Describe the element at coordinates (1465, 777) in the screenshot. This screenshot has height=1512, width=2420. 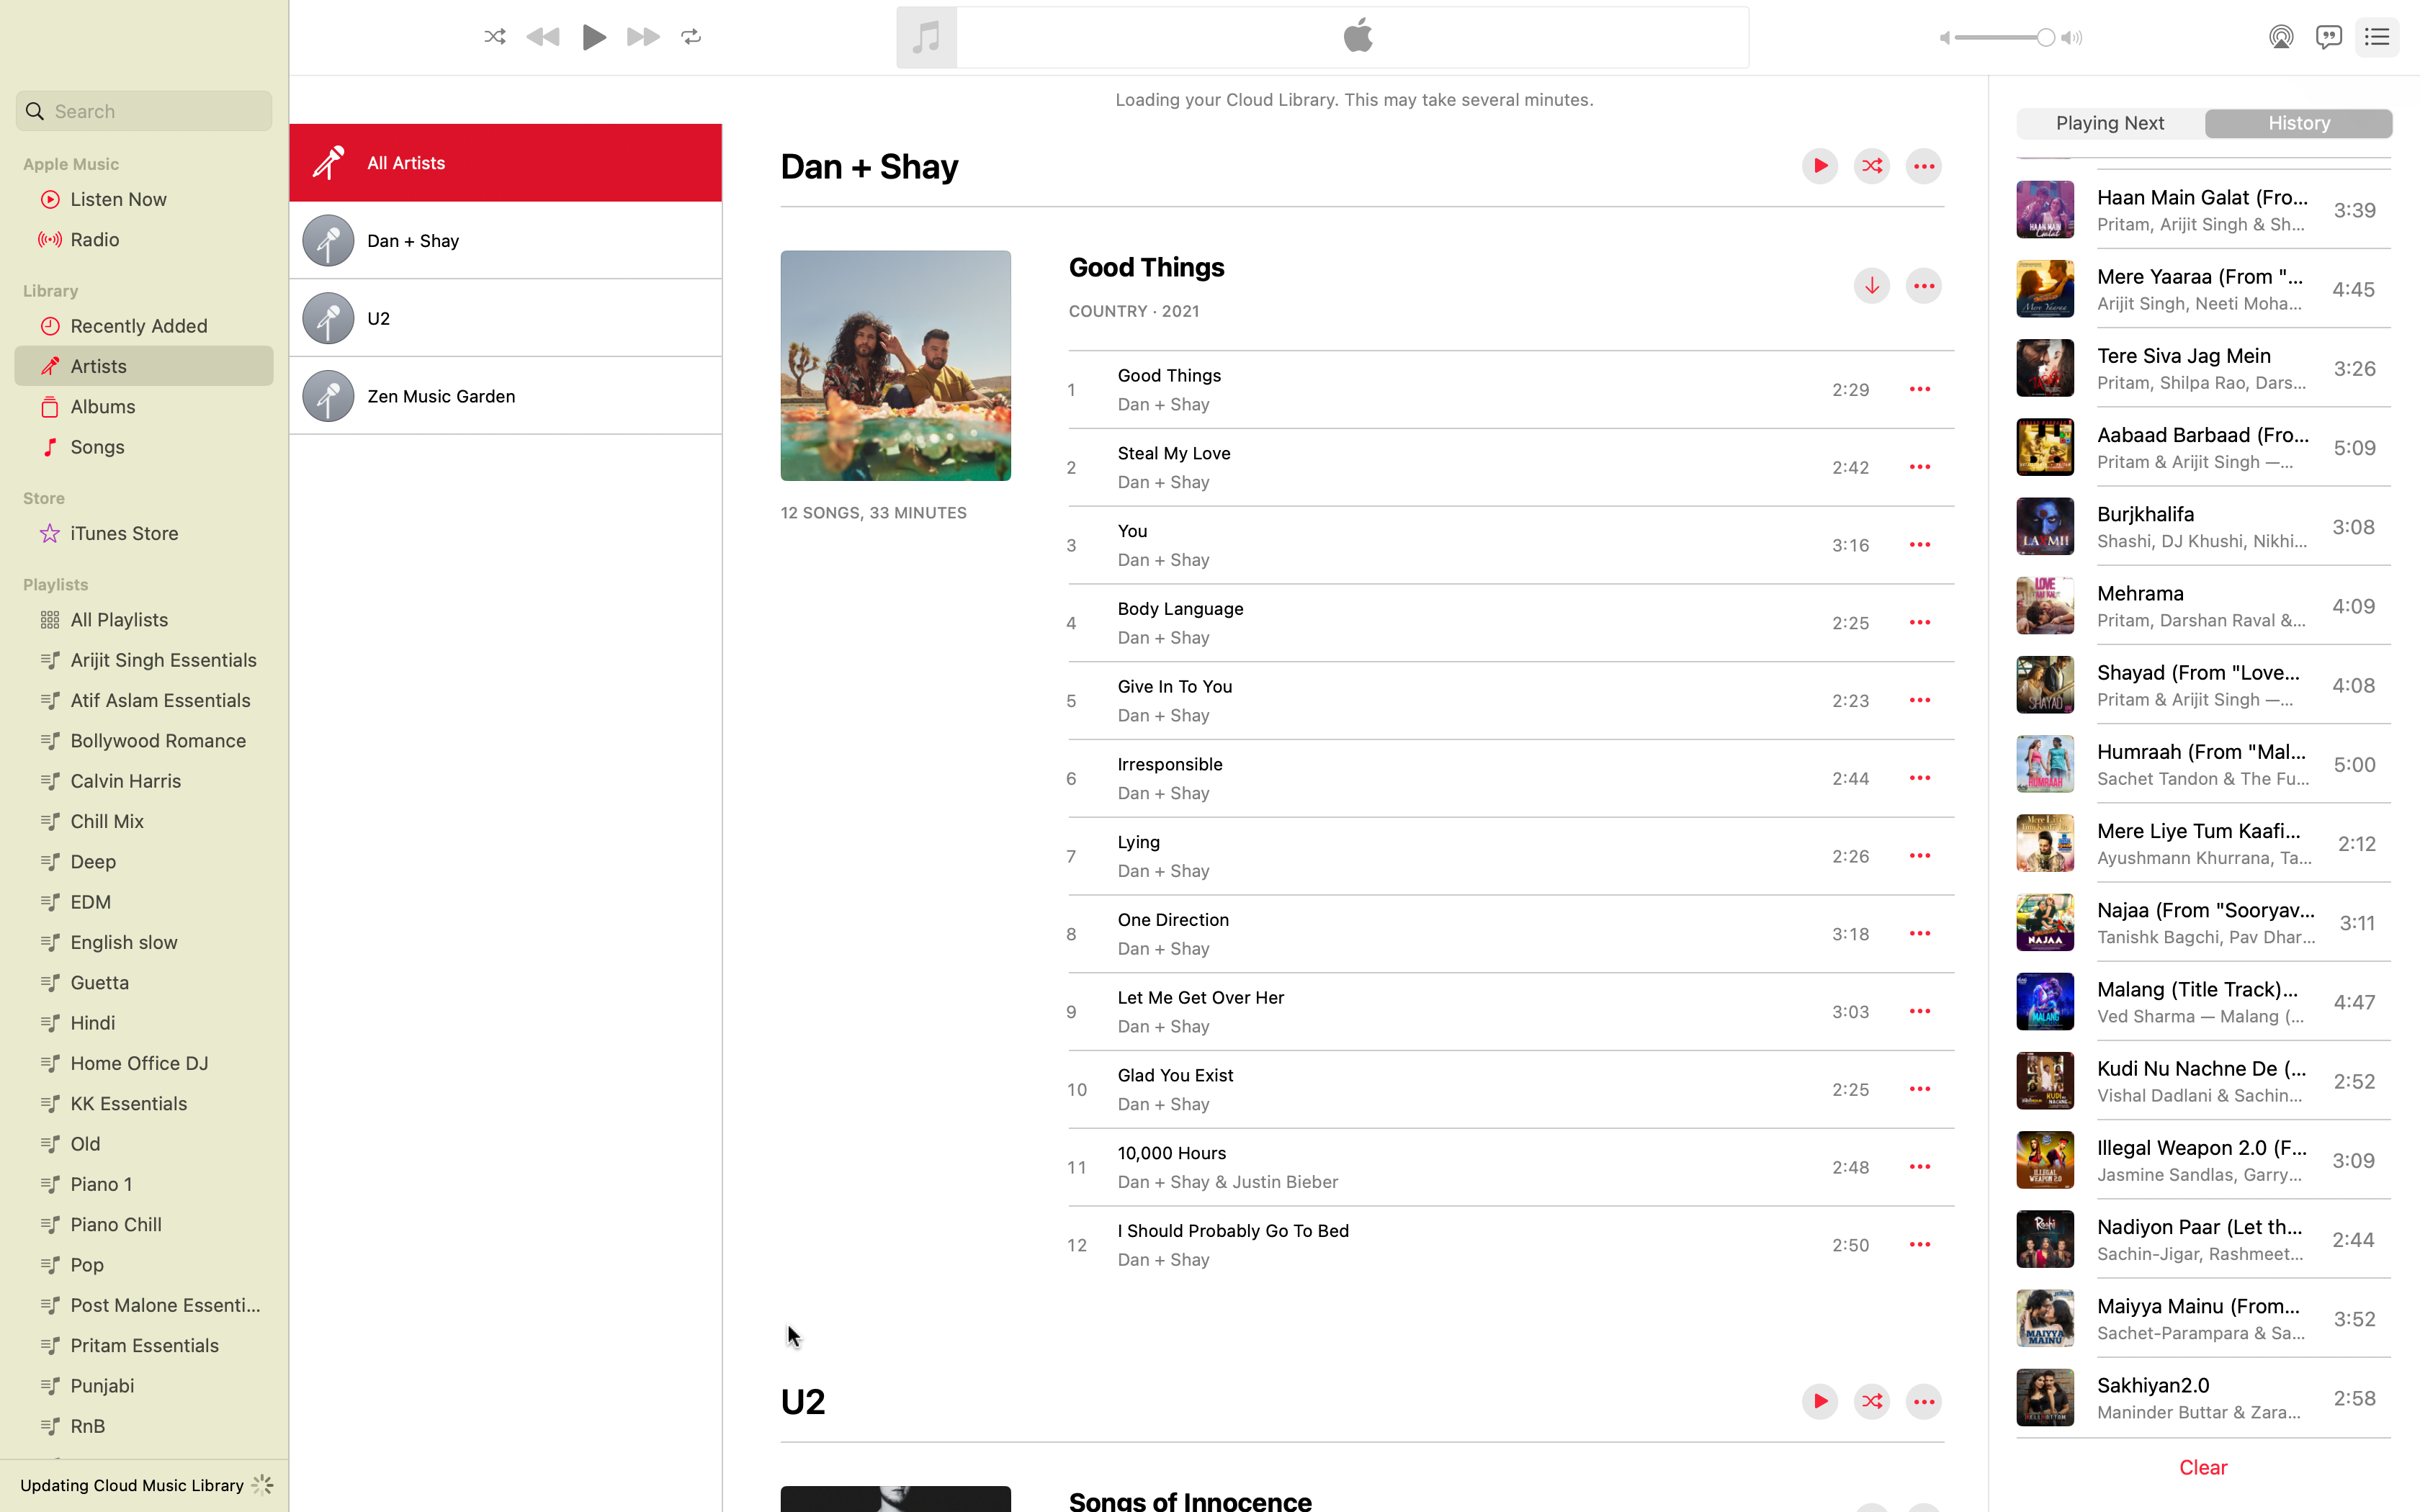
I see `Play the song irresponsible` at that location.